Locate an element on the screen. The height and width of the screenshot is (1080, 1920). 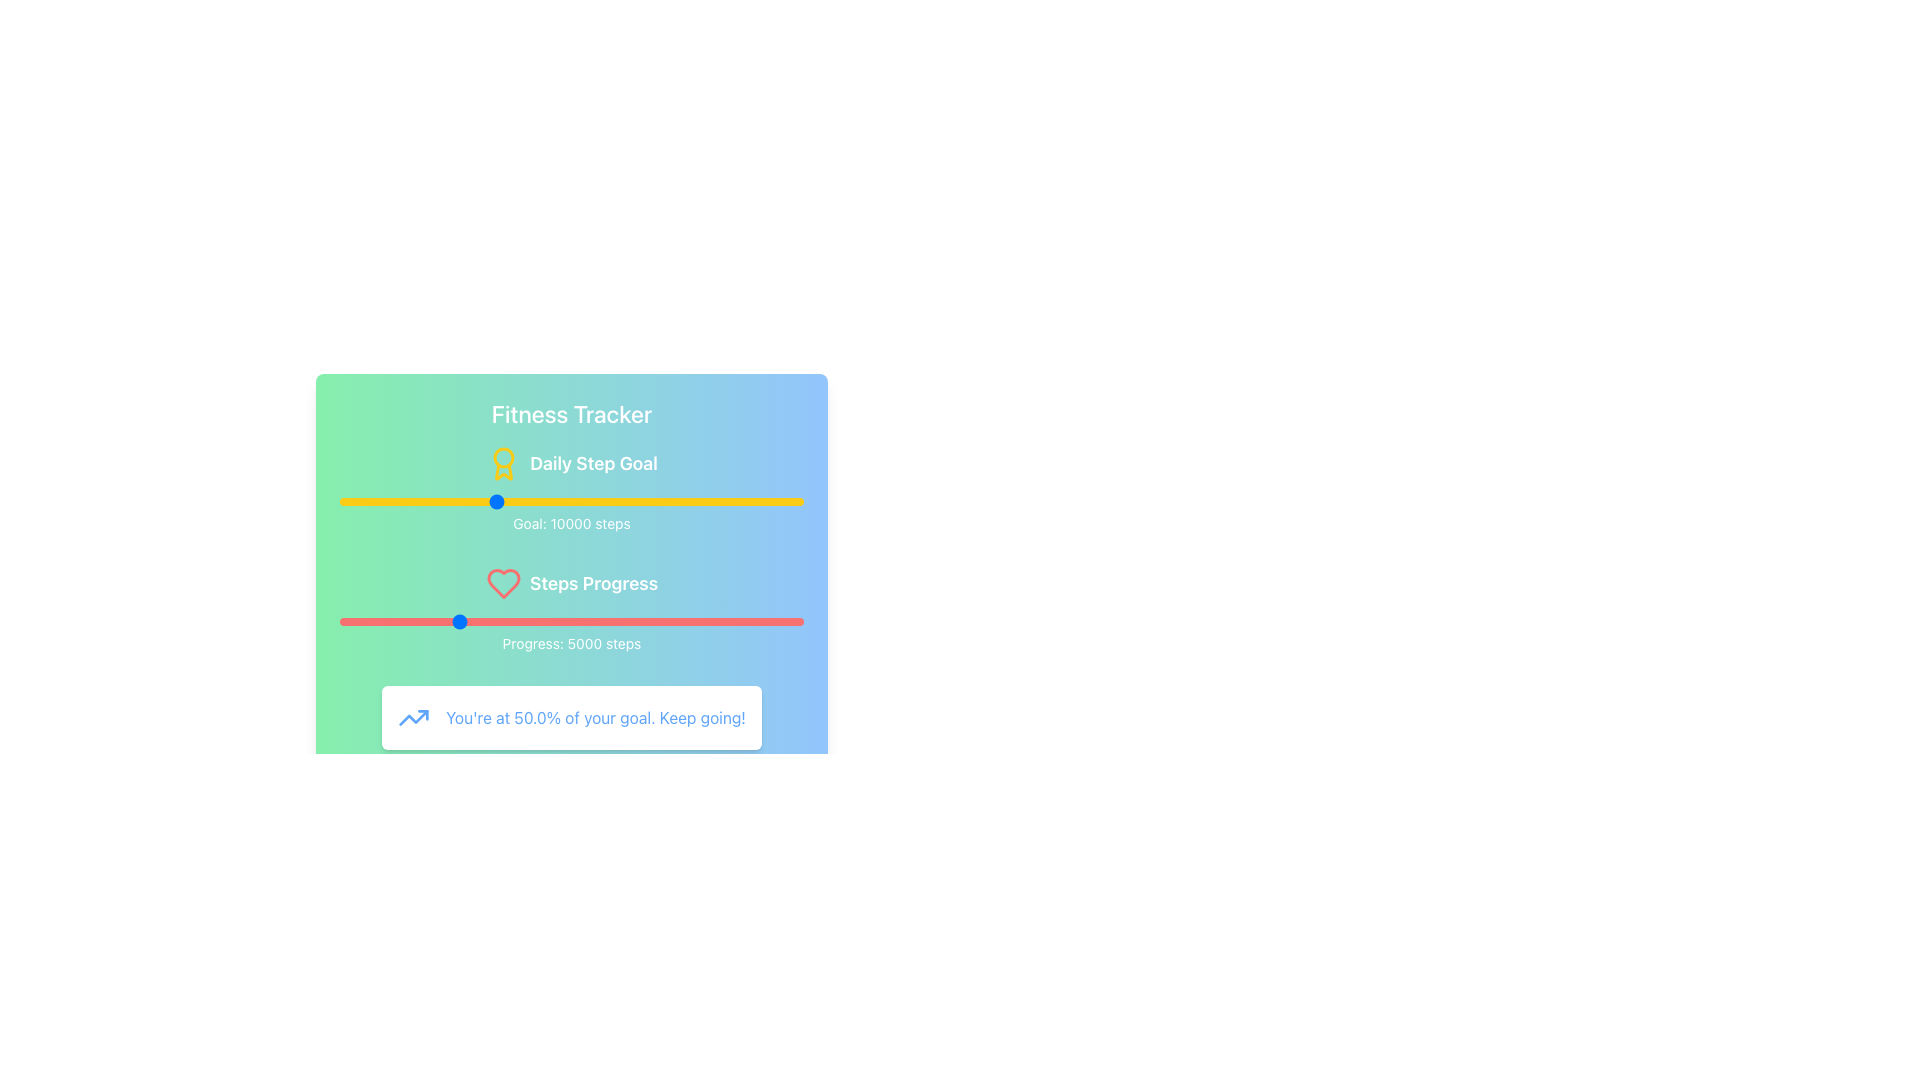
the 'Daily Step Goal' text label, which is displayed in bold, large white font and positioned below the 'Fitness Tracker' title, with an award ribbon icon to its left is located at coordinates (593, 463).